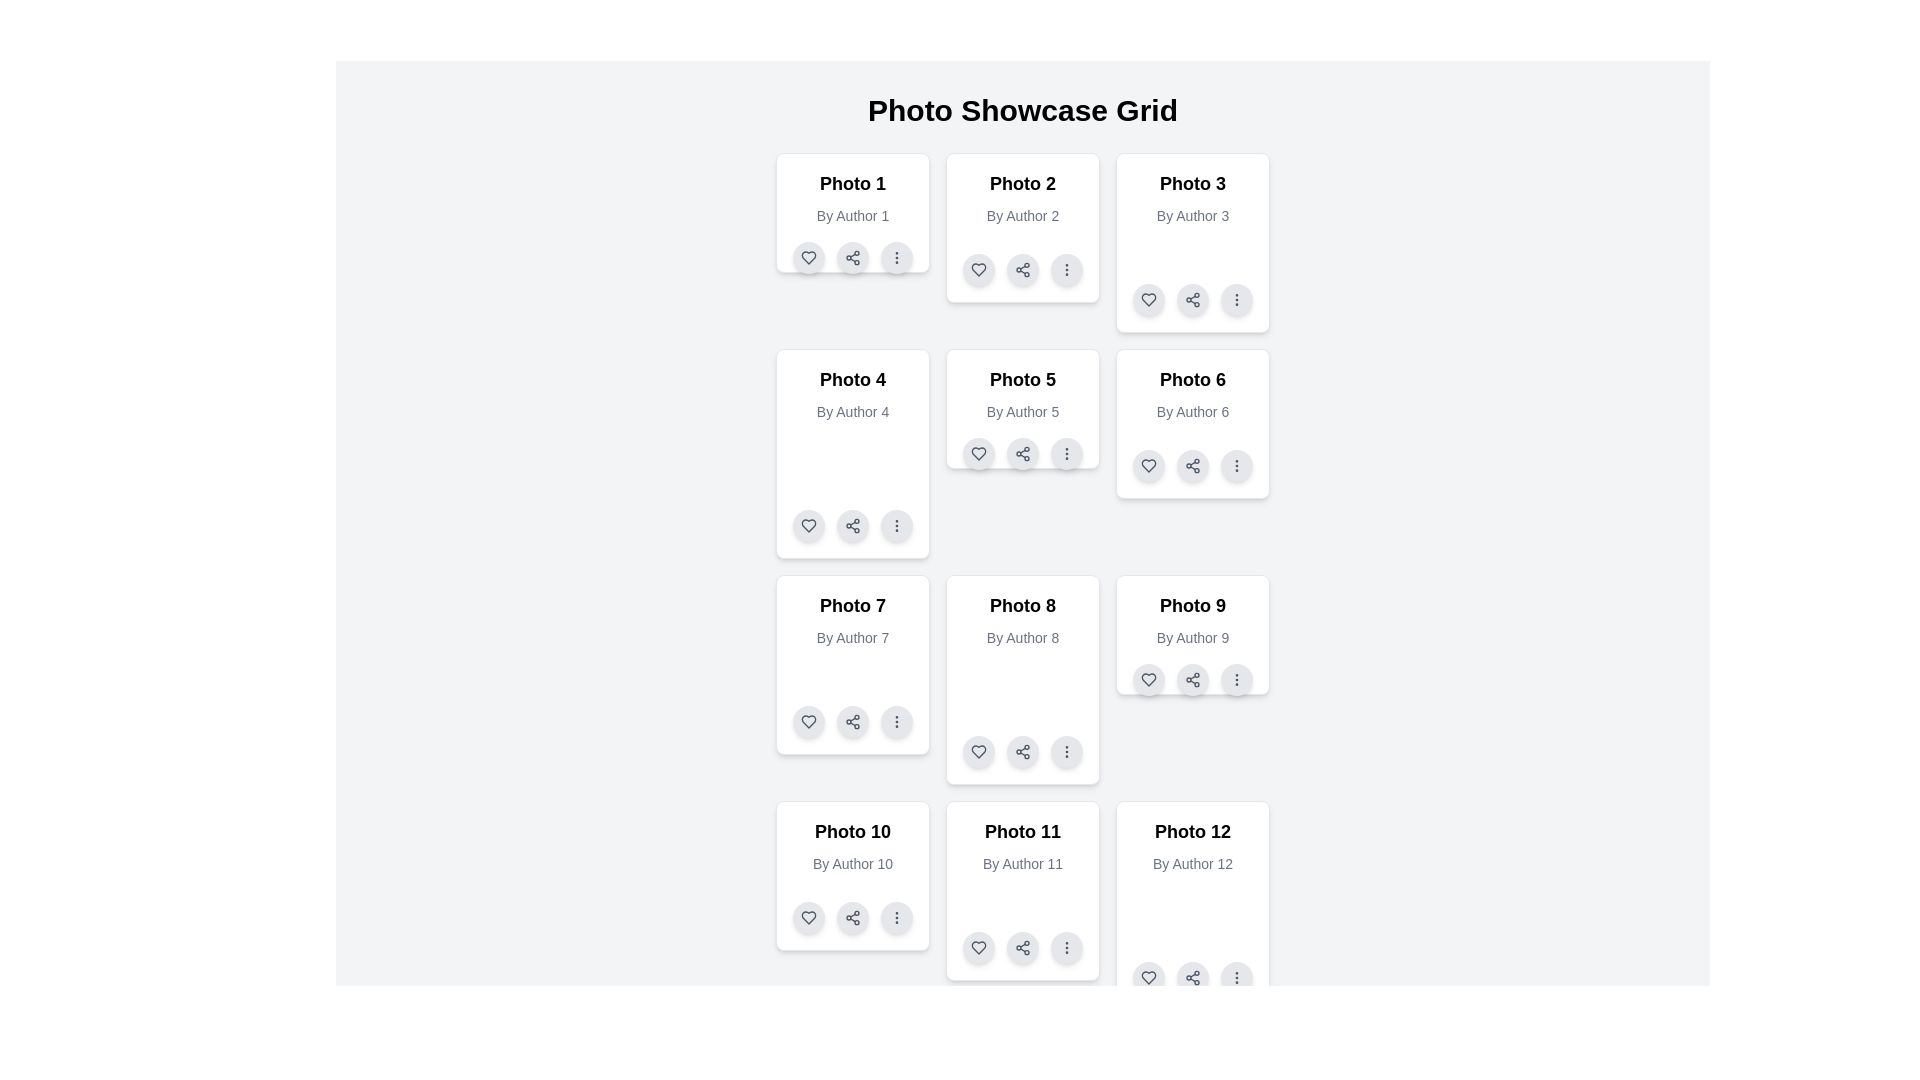 The height and width of the screenshot is (1080, 1920). I want to click on on the title text at the top of the card layout, so click(853, 184).